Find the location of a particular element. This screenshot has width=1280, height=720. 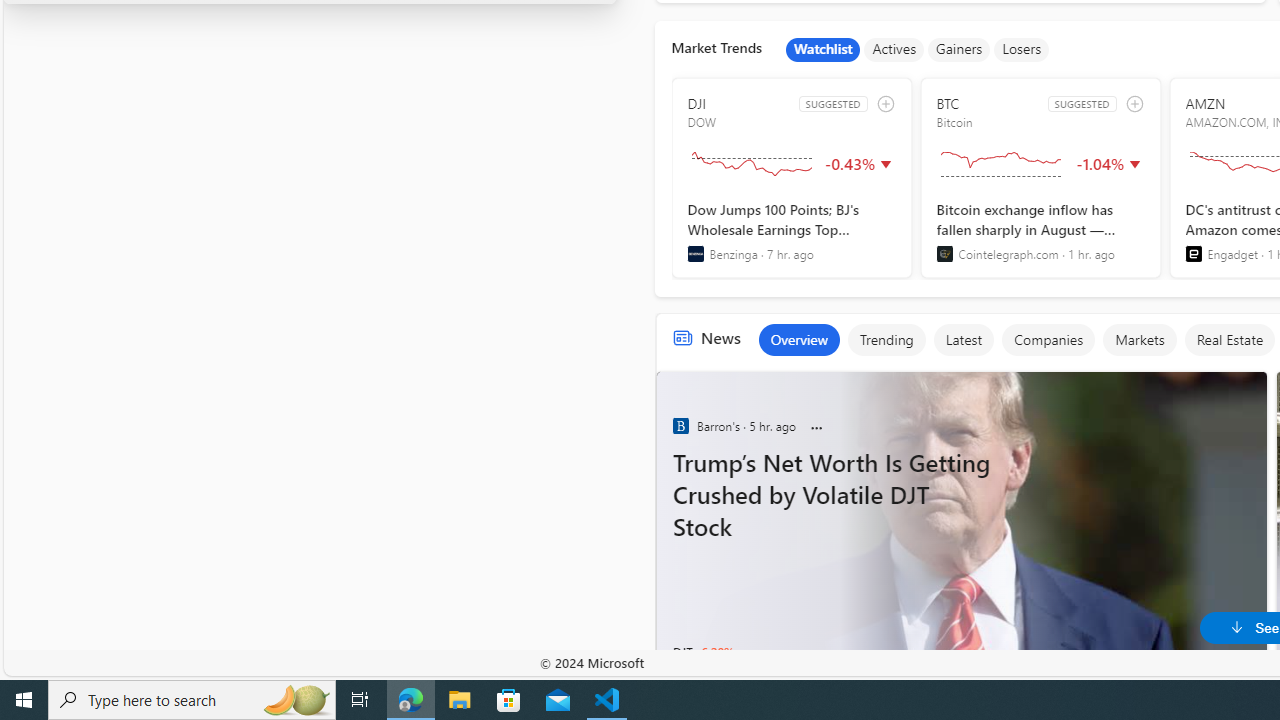

'Companies' is located at coordinates (1046, 338).